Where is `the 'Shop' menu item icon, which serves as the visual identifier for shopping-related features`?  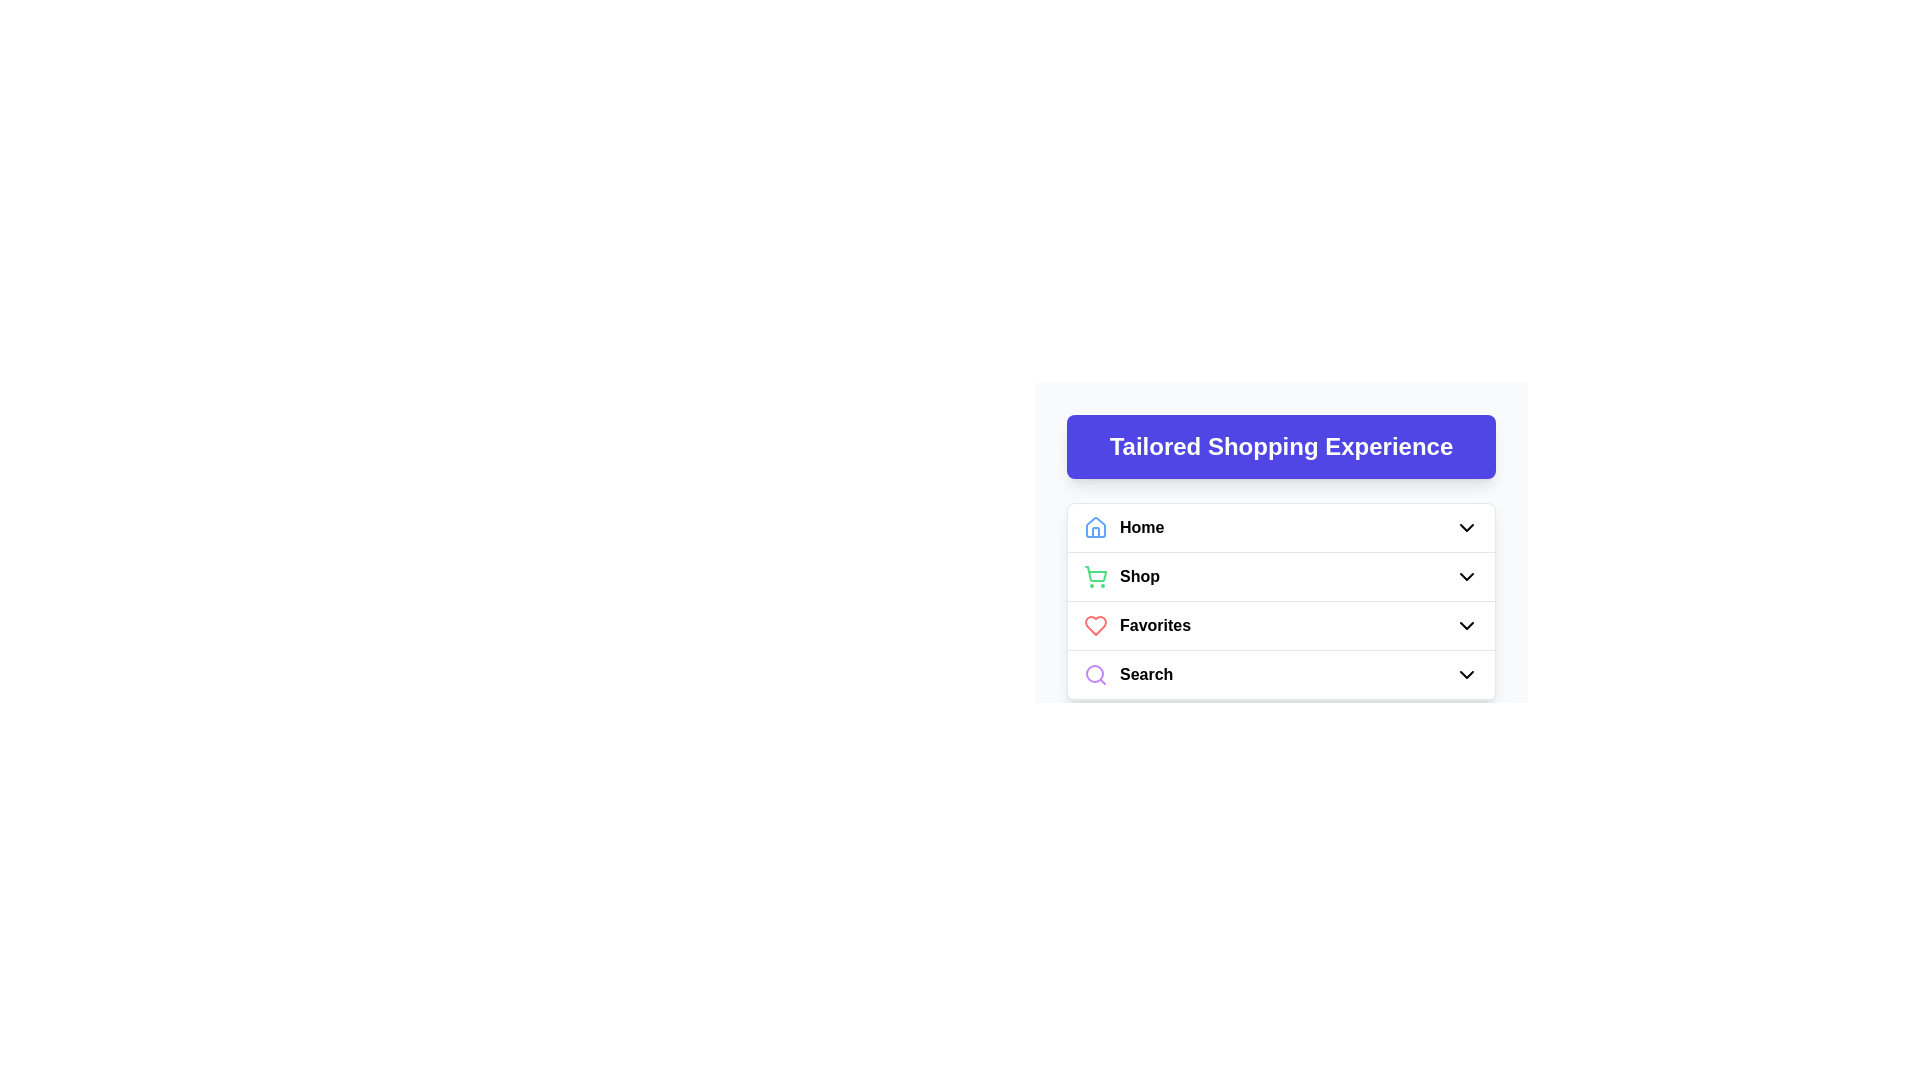
the 'Shop' menu item icon, which serves as the visual identifier for shopping-related features is located at coordinates (1095, 574).